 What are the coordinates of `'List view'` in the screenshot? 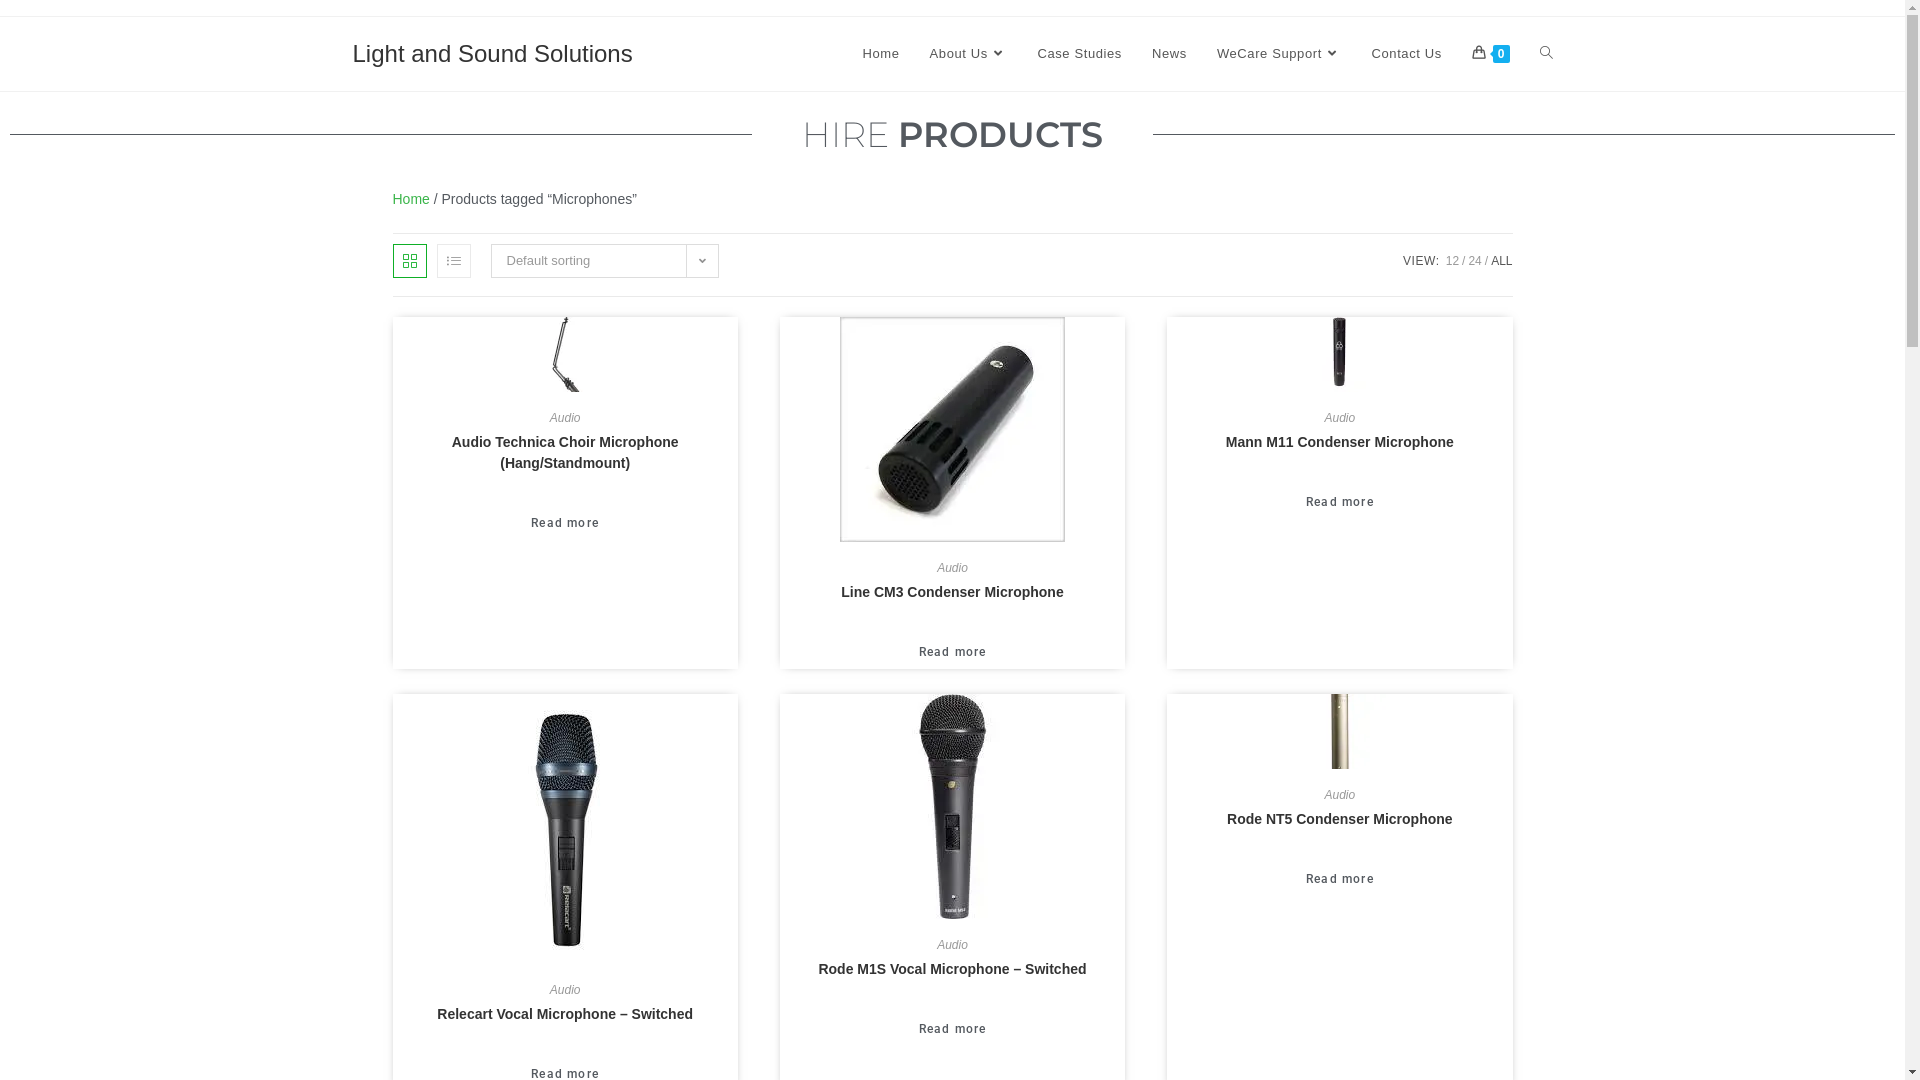 It's located at (451, 260).